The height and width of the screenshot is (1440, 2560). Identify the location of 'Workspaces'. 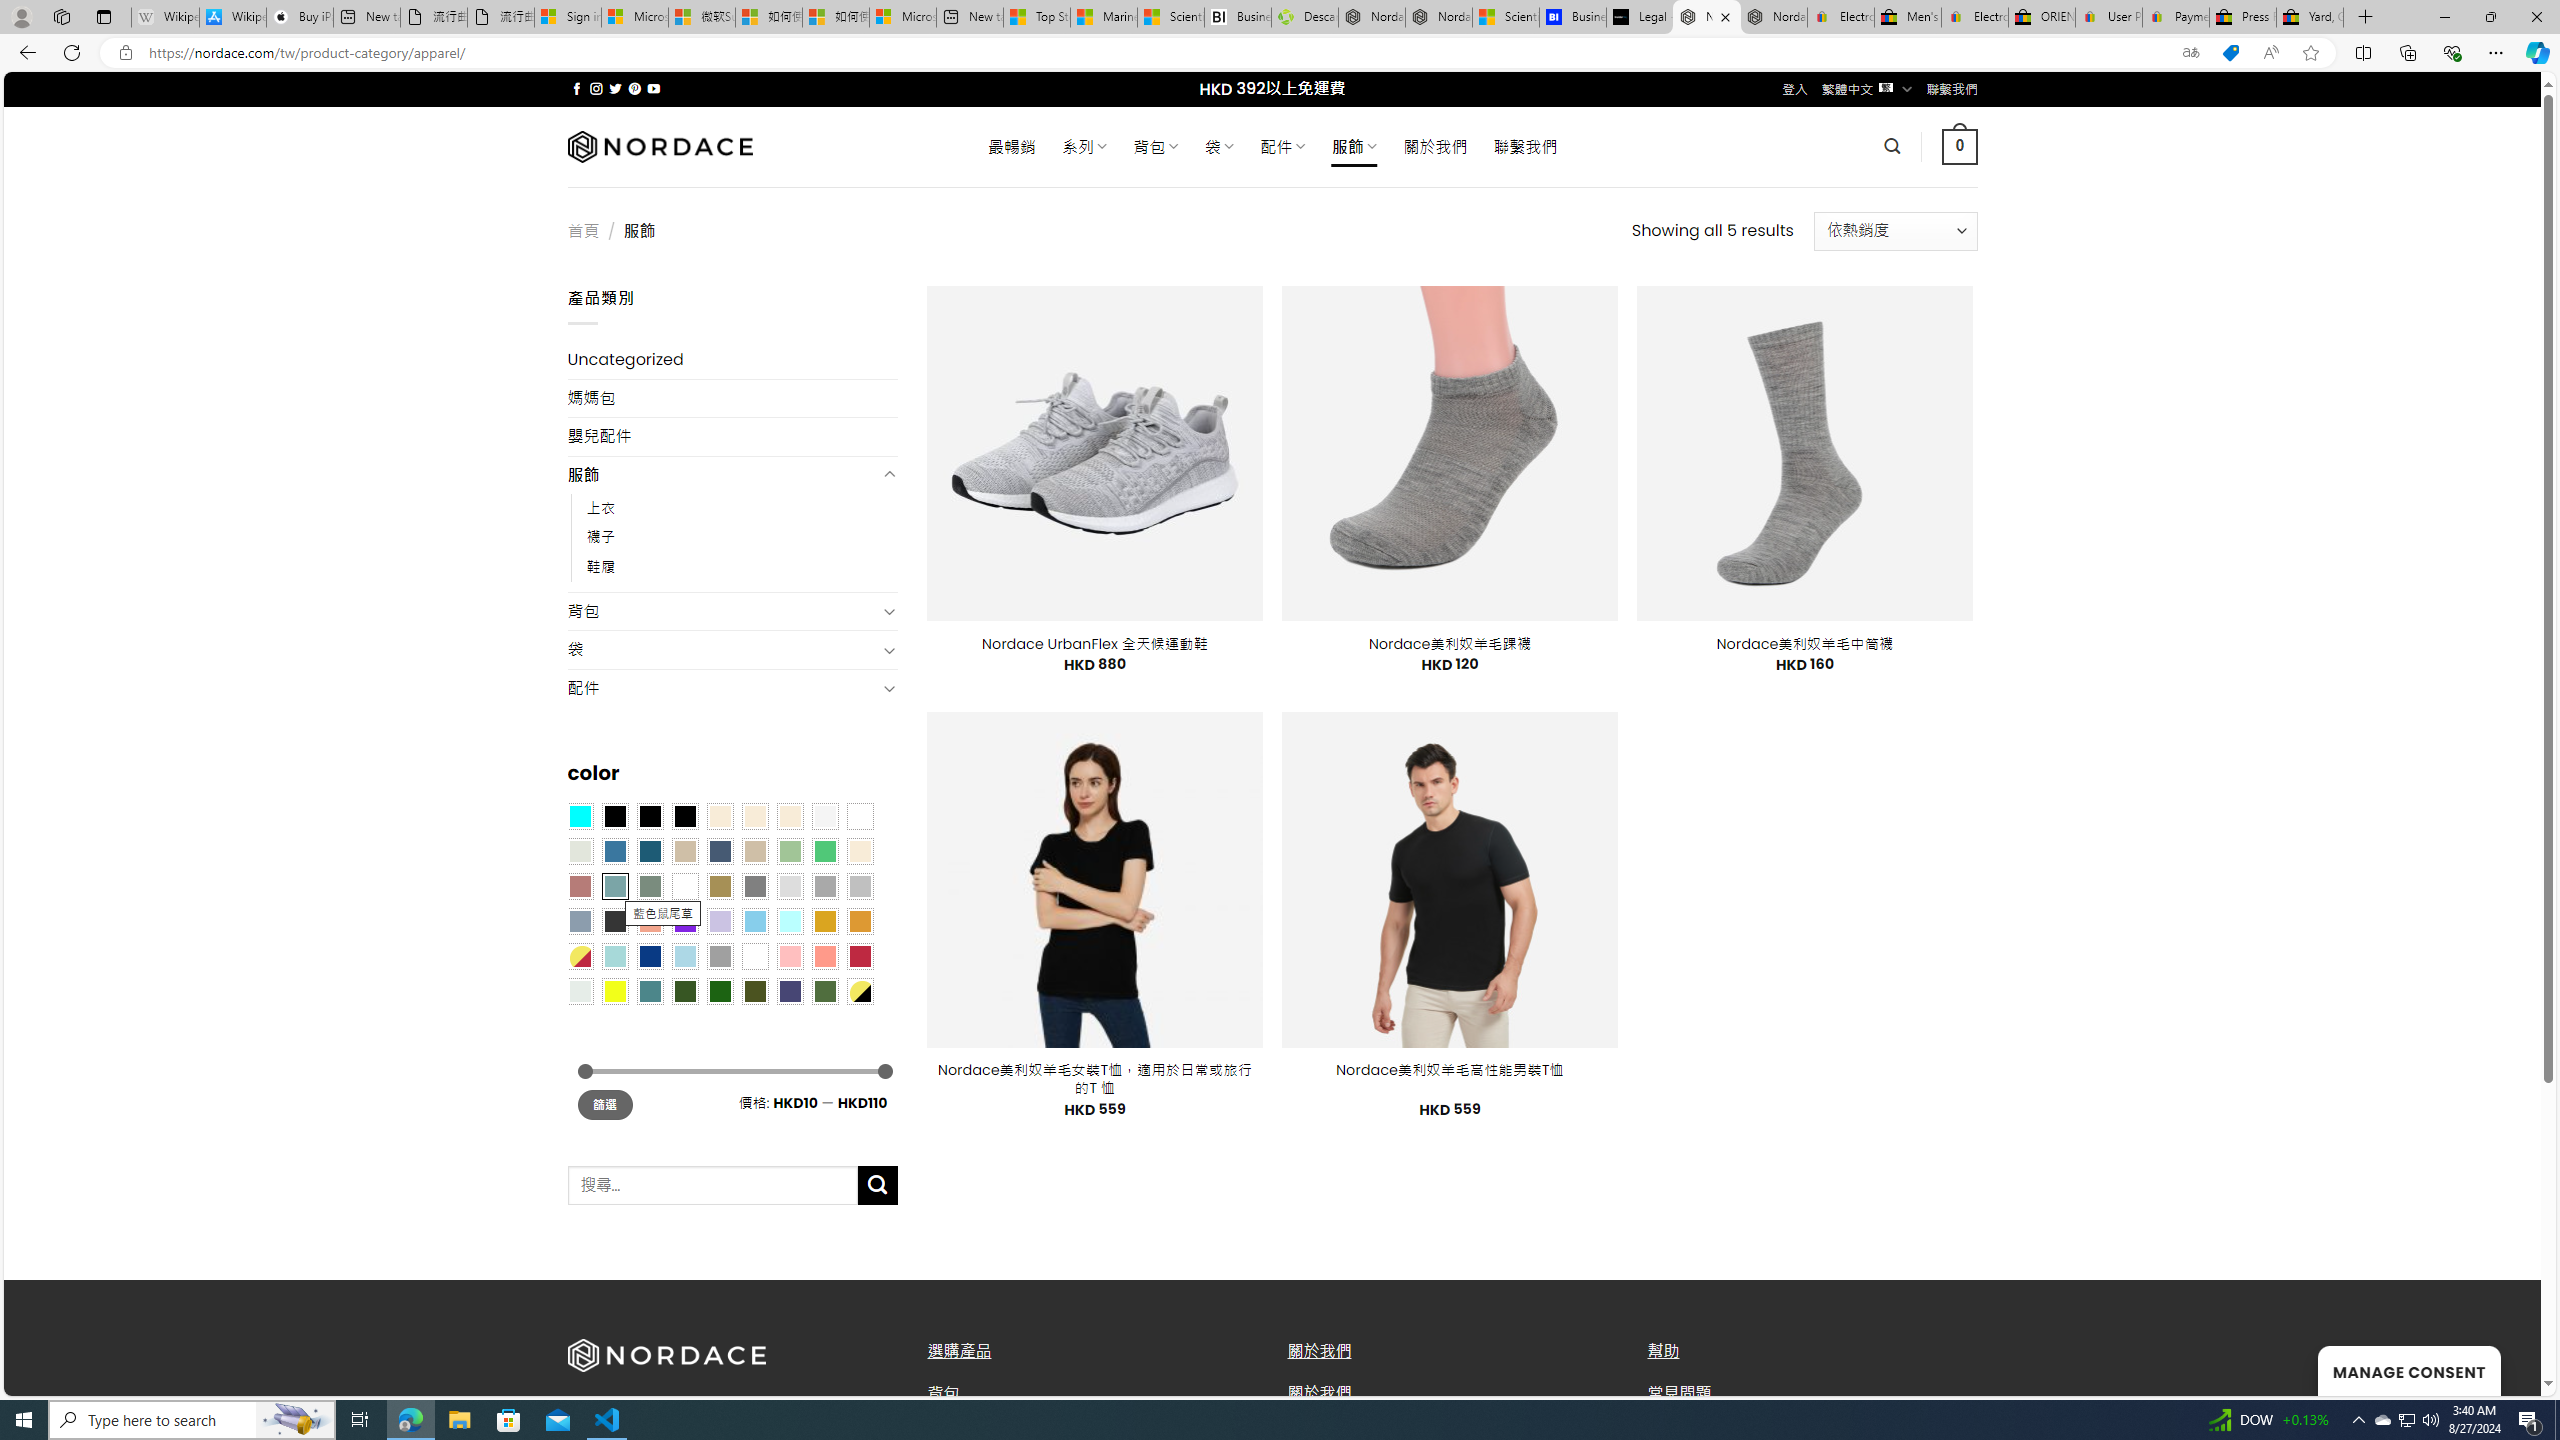
(61, 16).